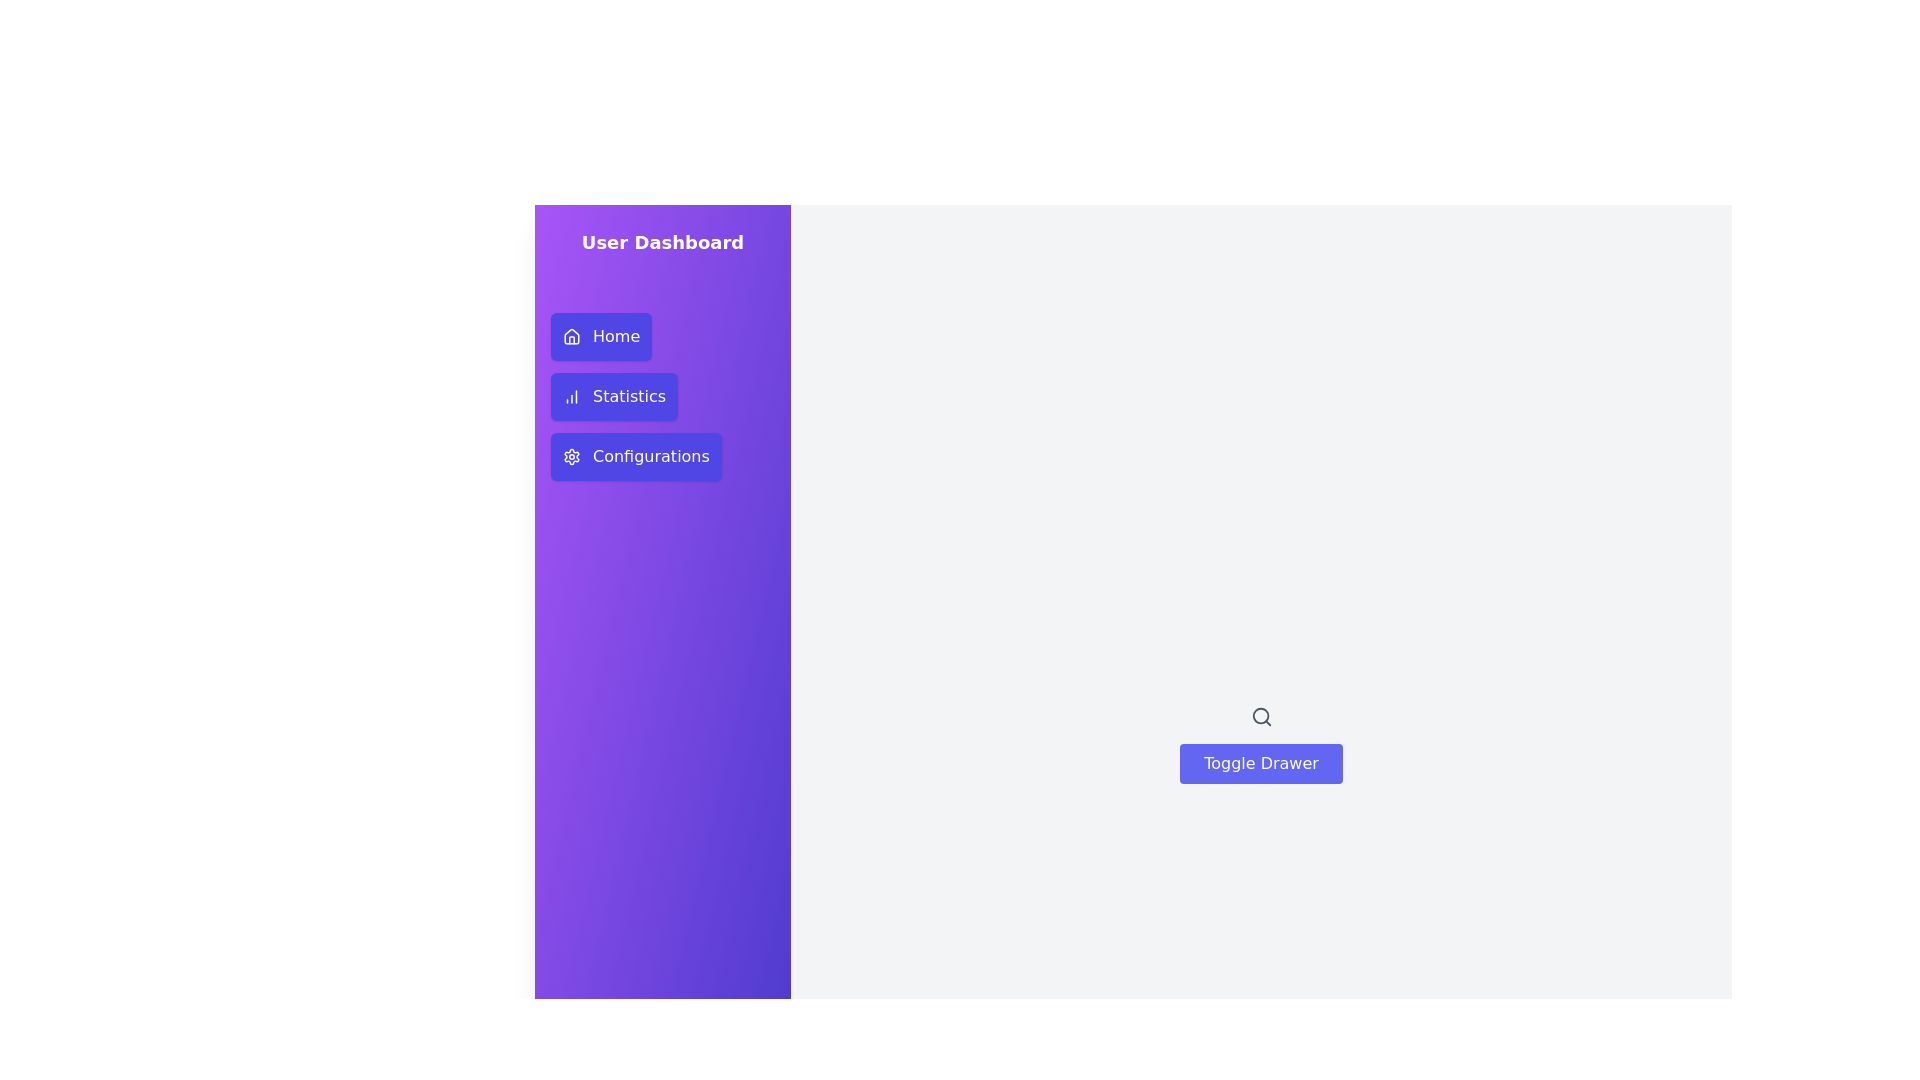 The image size is (1920, 1080). What do you see at coordinates (1260, 763) in the screenshot?
I see `the 'Toggle Drawer' button to toggle the visibility of the drawer` at bounding box center [1260, 763].